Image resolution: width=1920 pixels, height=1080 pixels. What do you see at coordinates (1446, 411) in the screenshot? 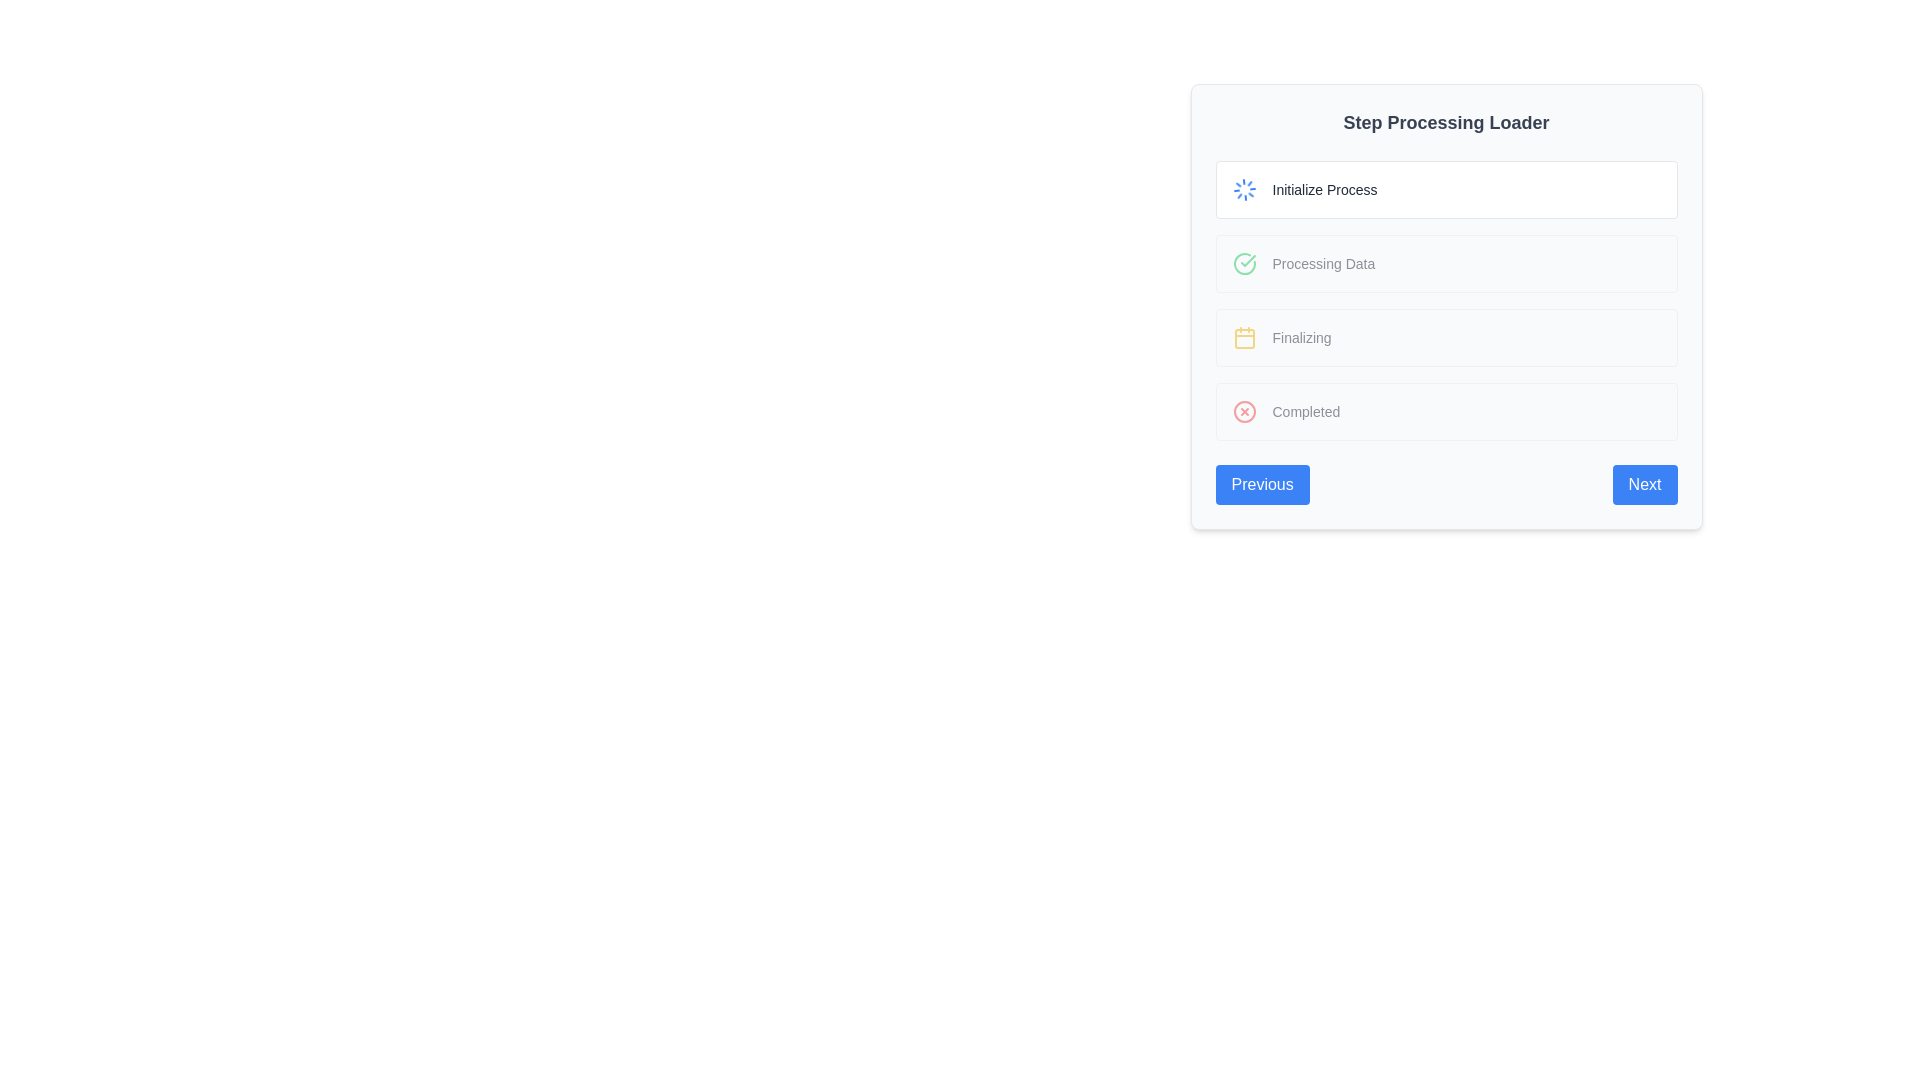
I see `the Label with an icon that has a red circular icon with a cross and the word 'Completed' in gray, located at the bottom of a vertical list of steps in a process` at bounding box center [1446, 411].